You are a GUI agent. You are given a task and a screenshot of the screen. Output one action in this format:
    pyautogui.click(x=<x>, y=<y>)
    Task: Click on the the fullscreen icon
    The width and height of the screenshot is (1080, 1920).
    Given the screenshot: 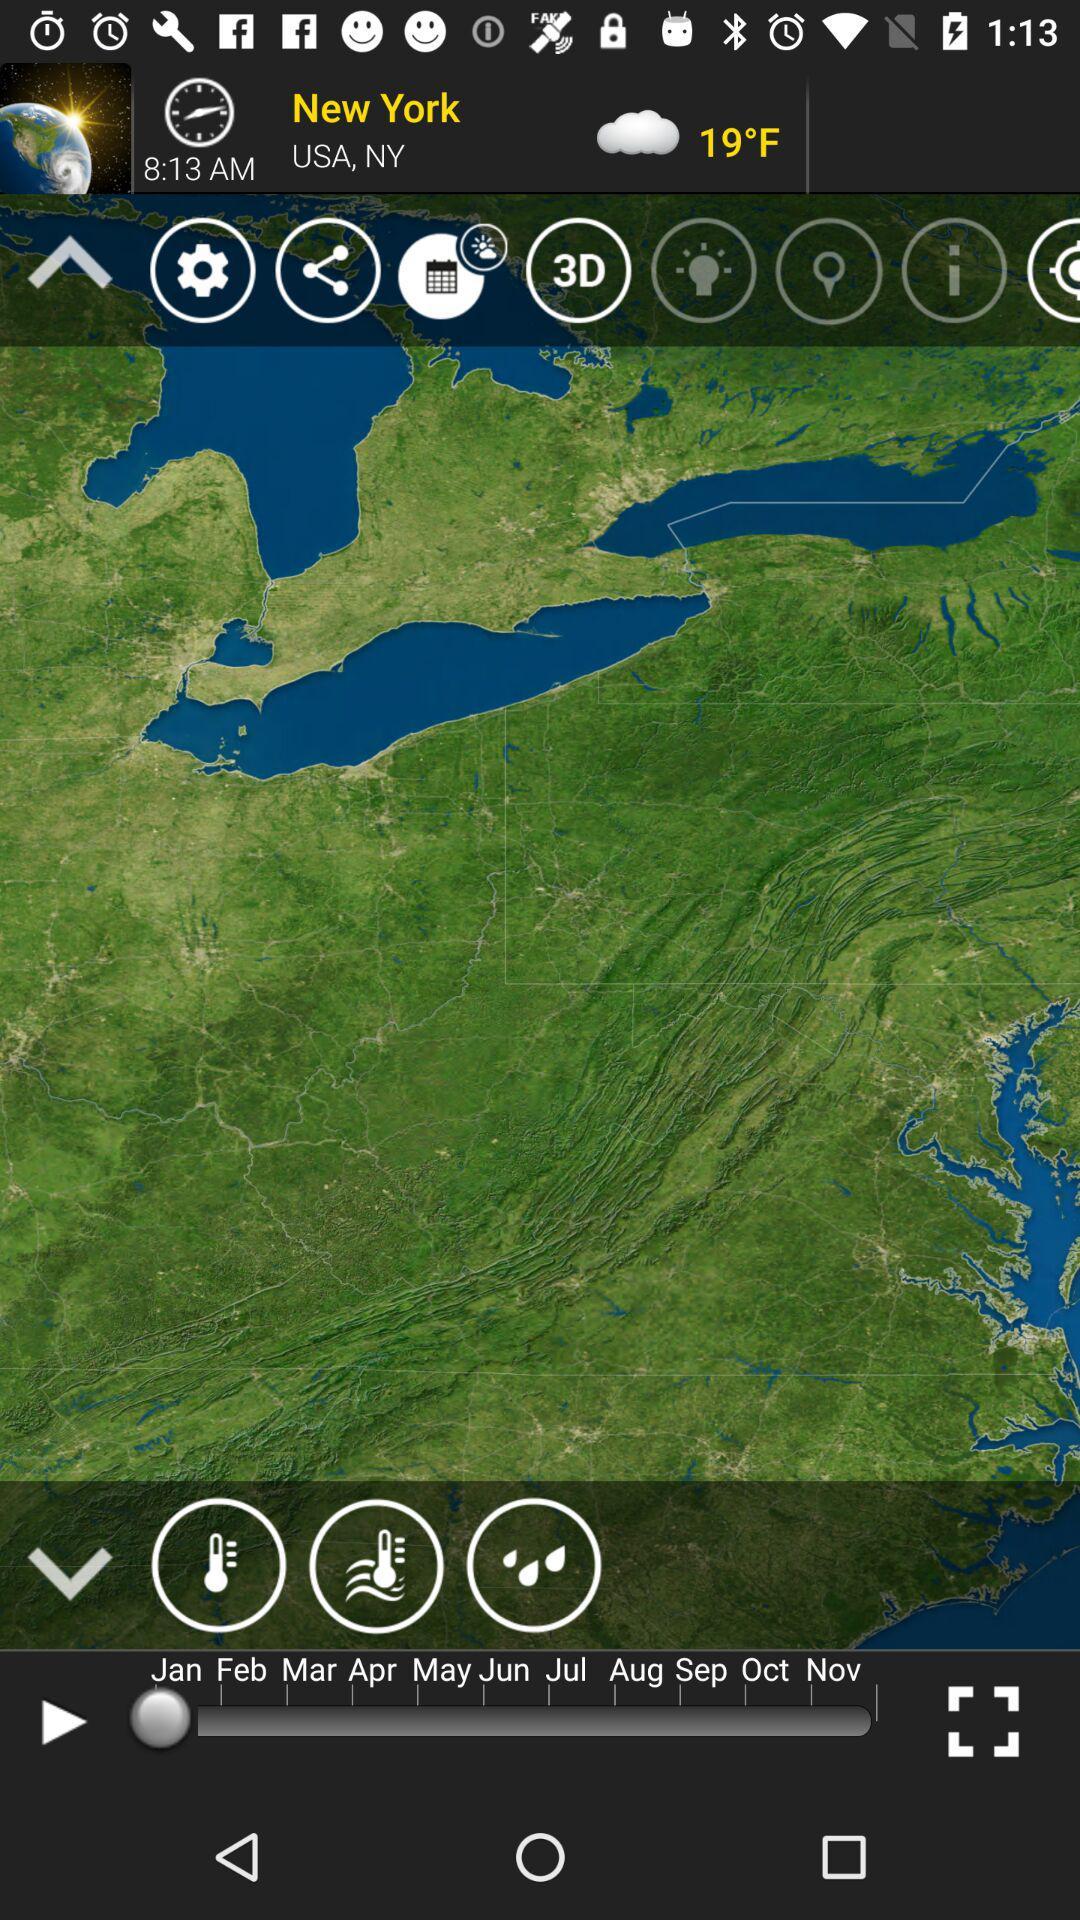 What is the action you would take?
    pyautogui.click(x=982, y=1720)
    